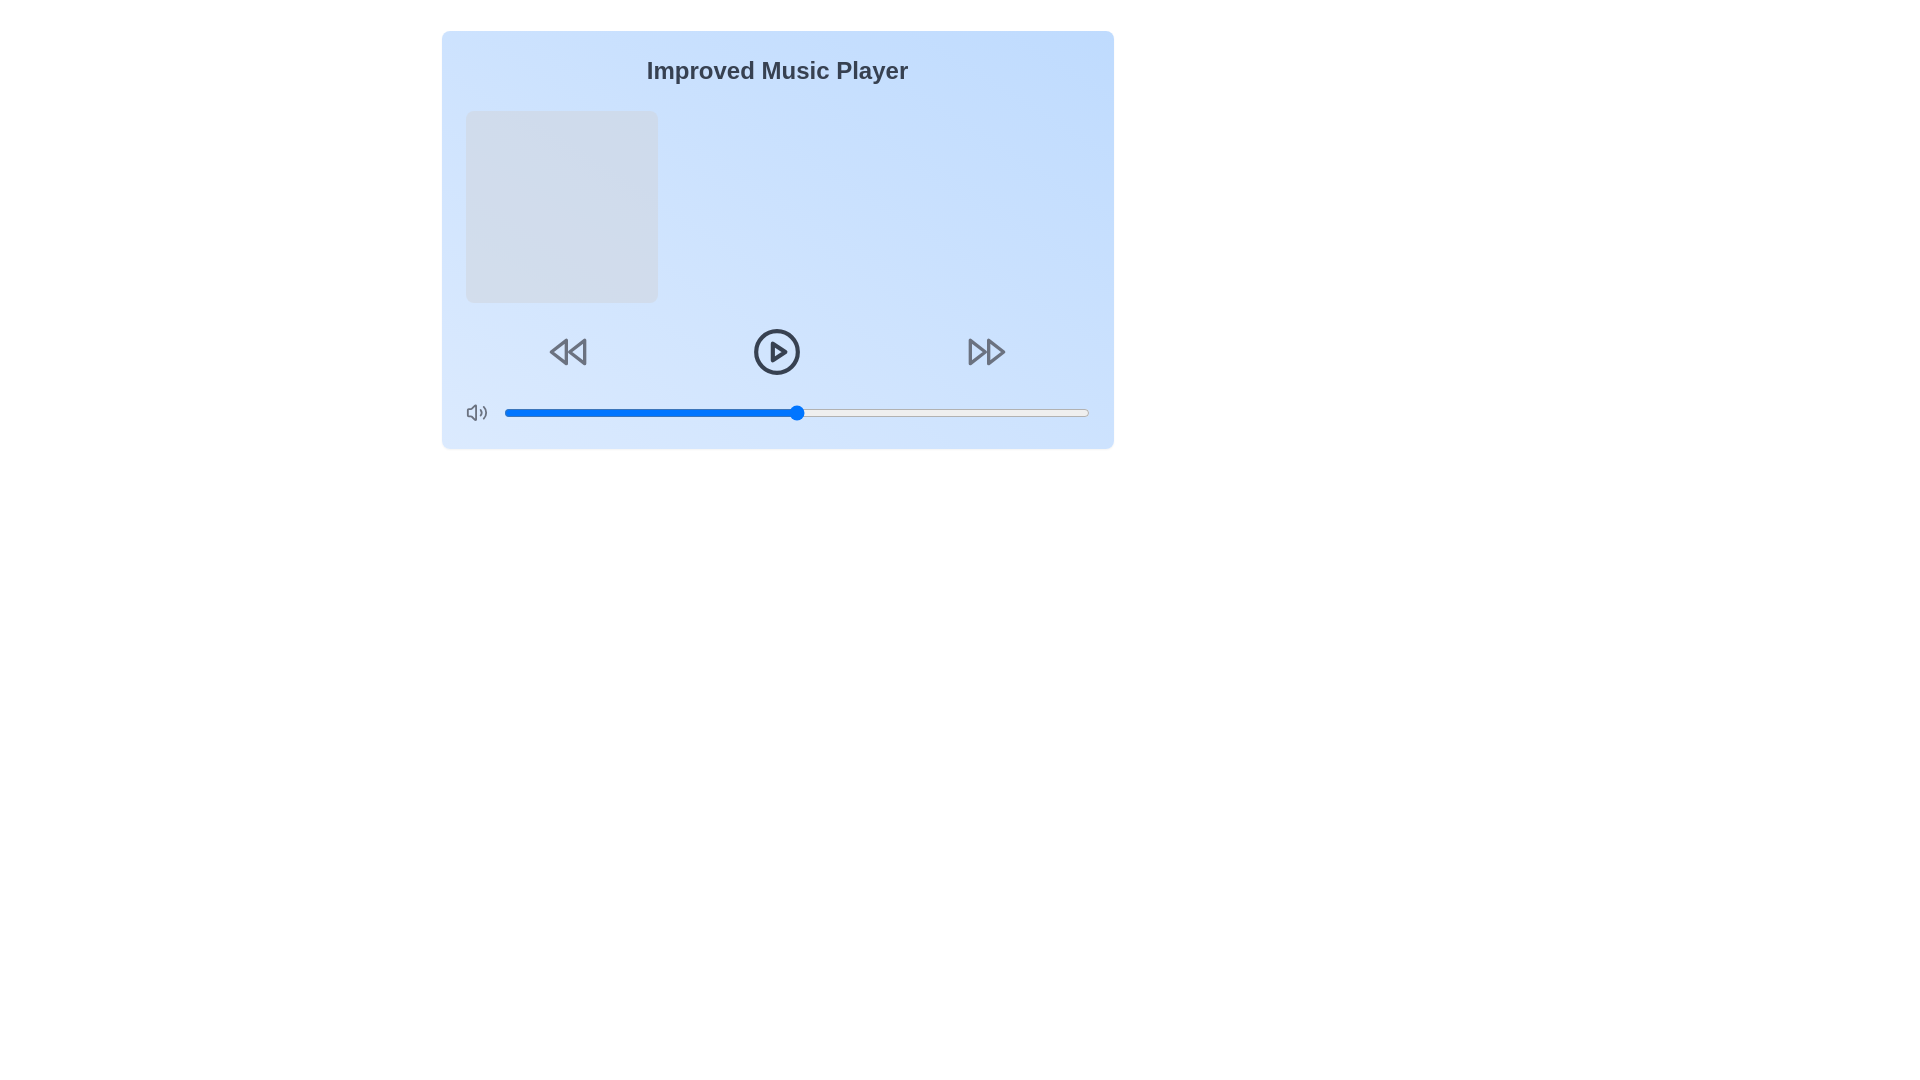 The image size is (1920, 1080). Describe the element at coordinates (566, 350) in the screenshot. I see `the rewind button, which is the first control in a row of media playback buttons at the bottom of the music player interface` at that location.